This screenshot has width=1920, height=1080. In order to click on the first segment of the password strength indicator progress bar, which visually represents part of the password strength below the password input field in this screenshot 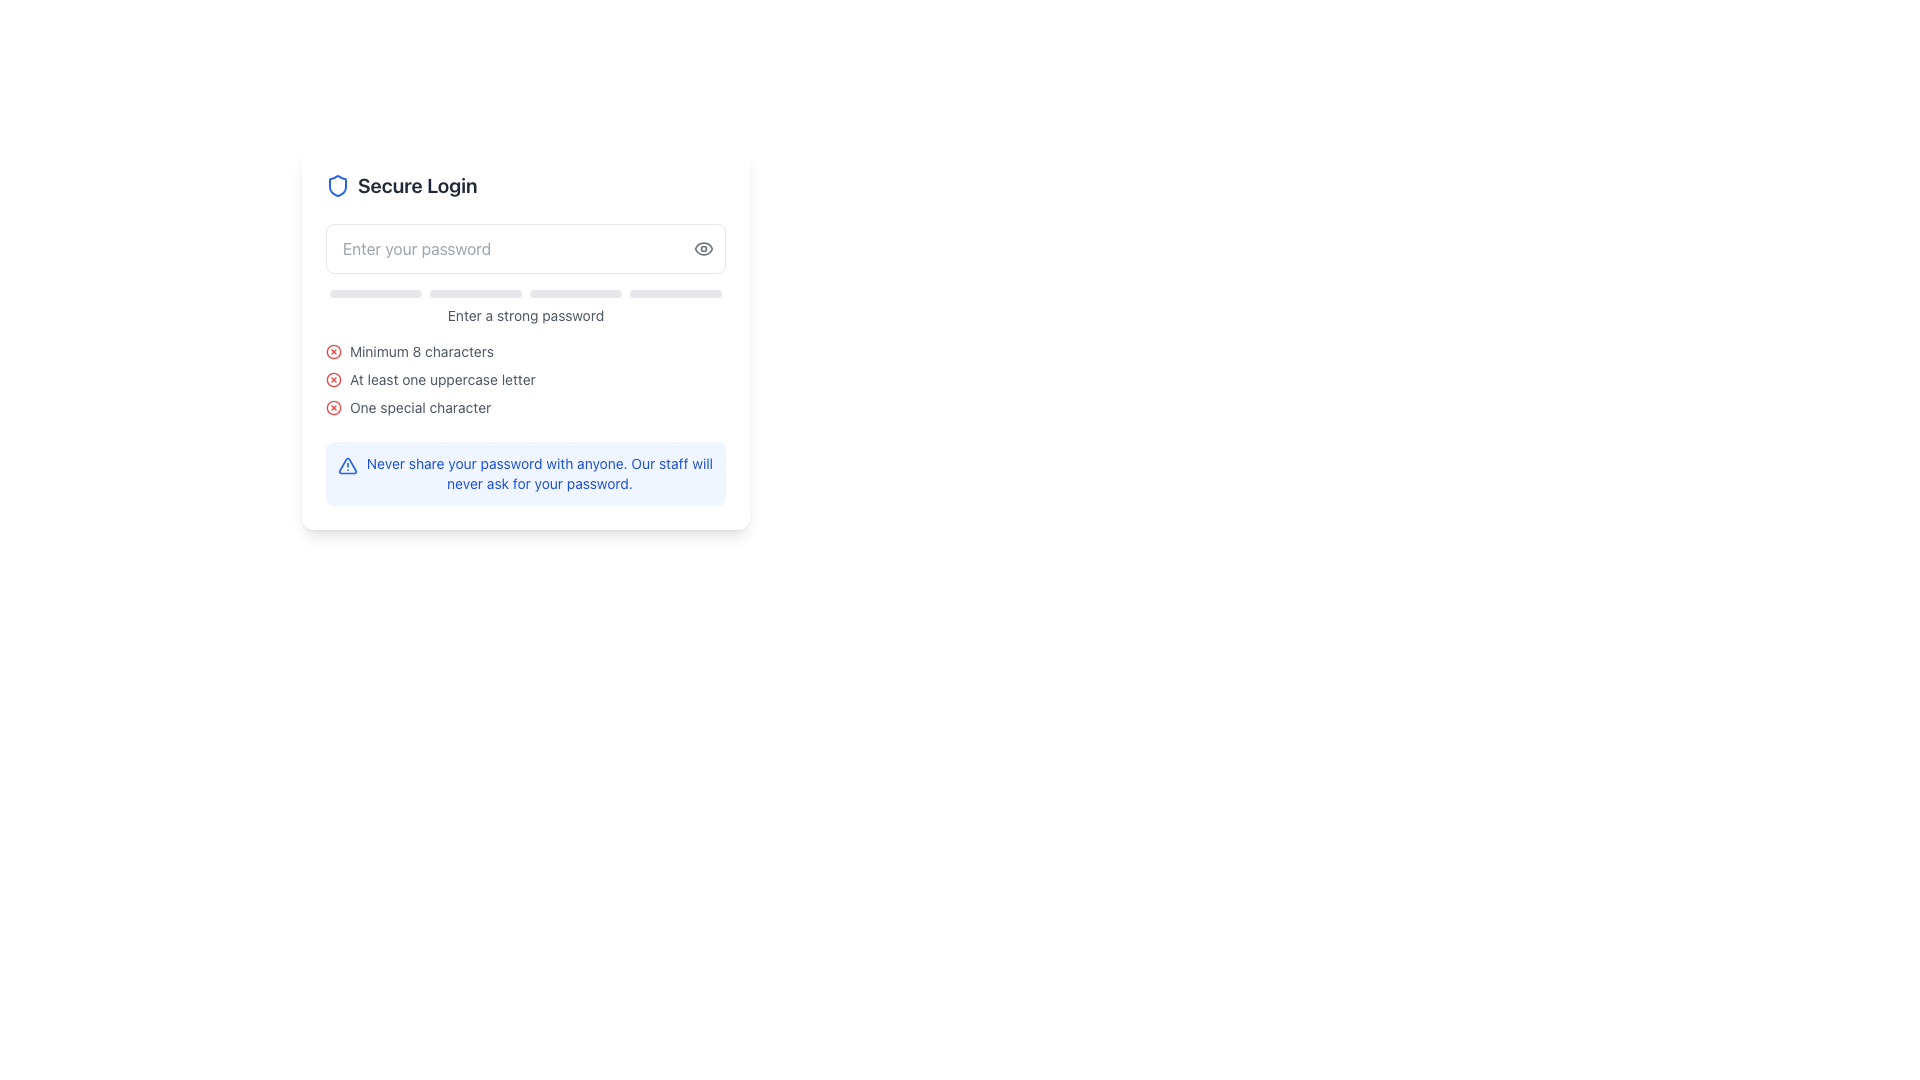, I will do `click(375, 293)`.